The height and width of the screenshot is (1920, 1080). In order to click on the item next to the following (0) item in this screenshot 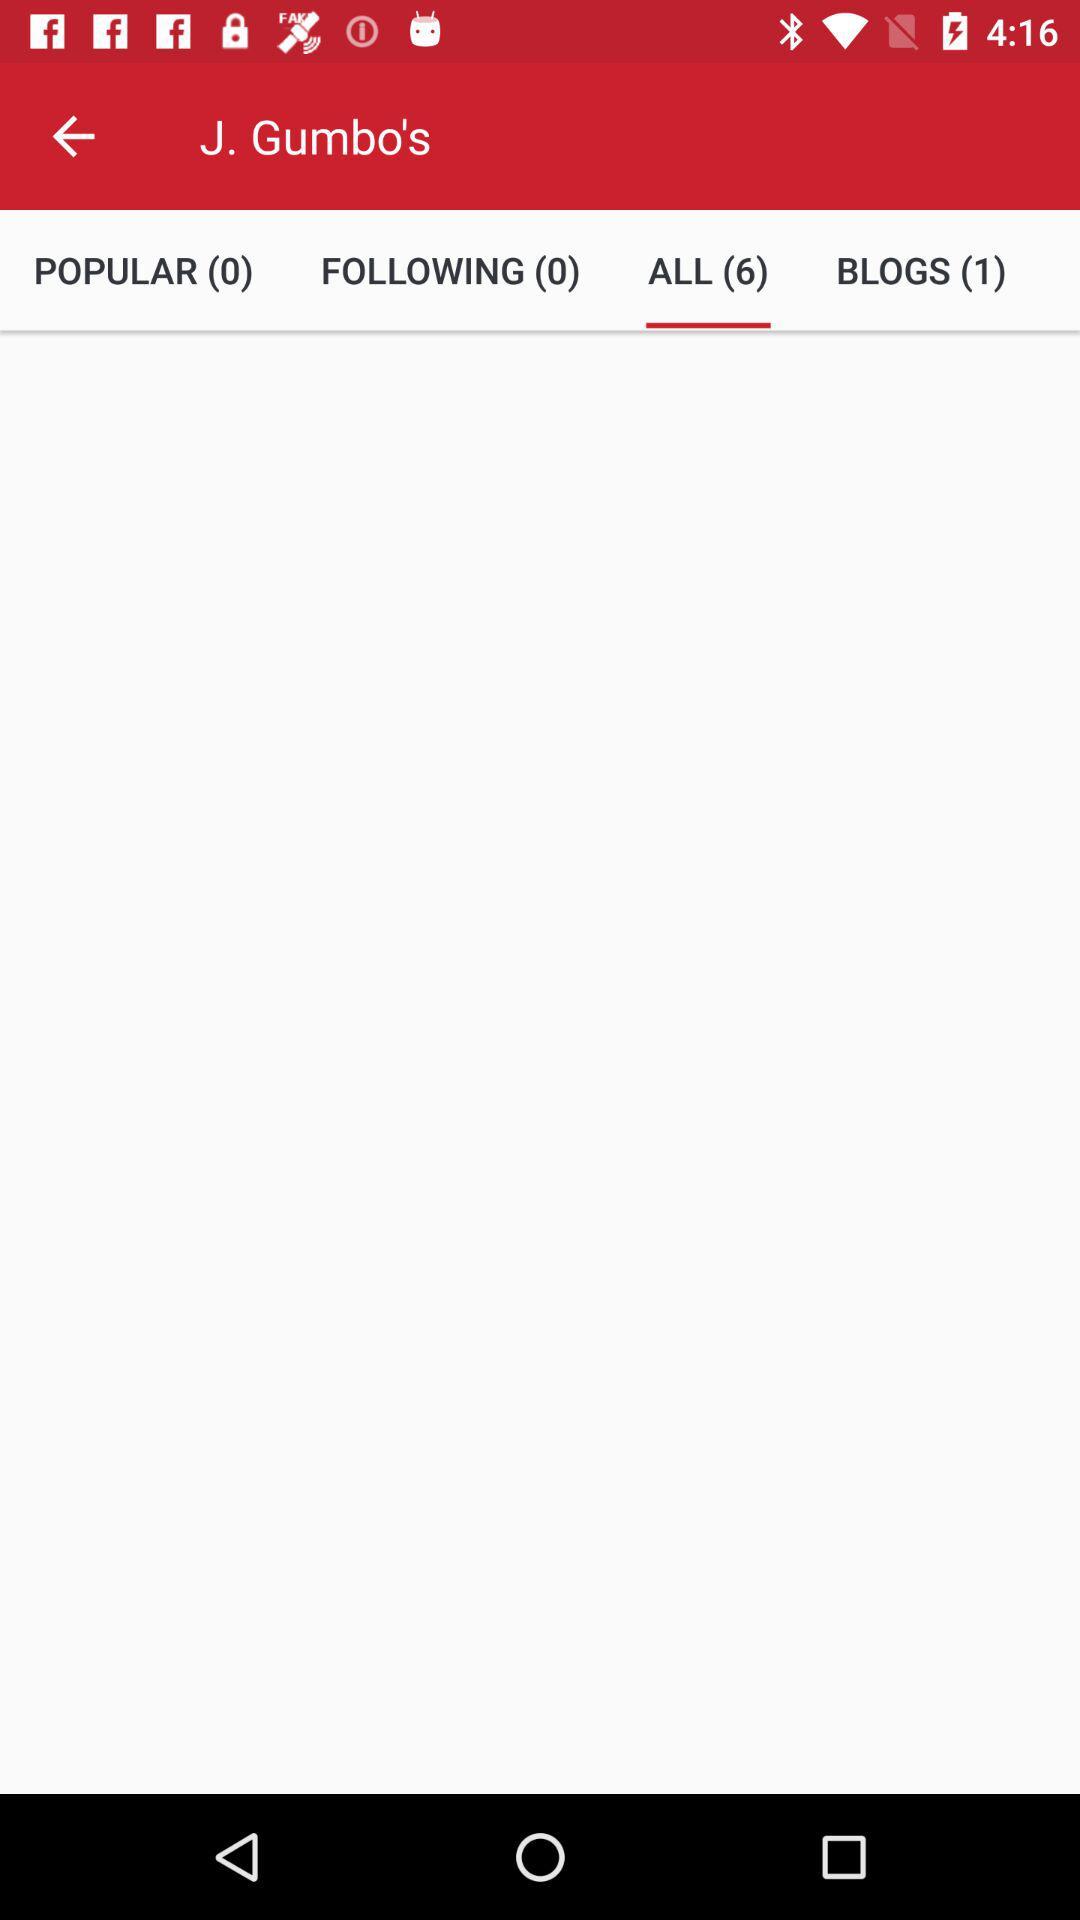, I will do `click(142, 269)`.